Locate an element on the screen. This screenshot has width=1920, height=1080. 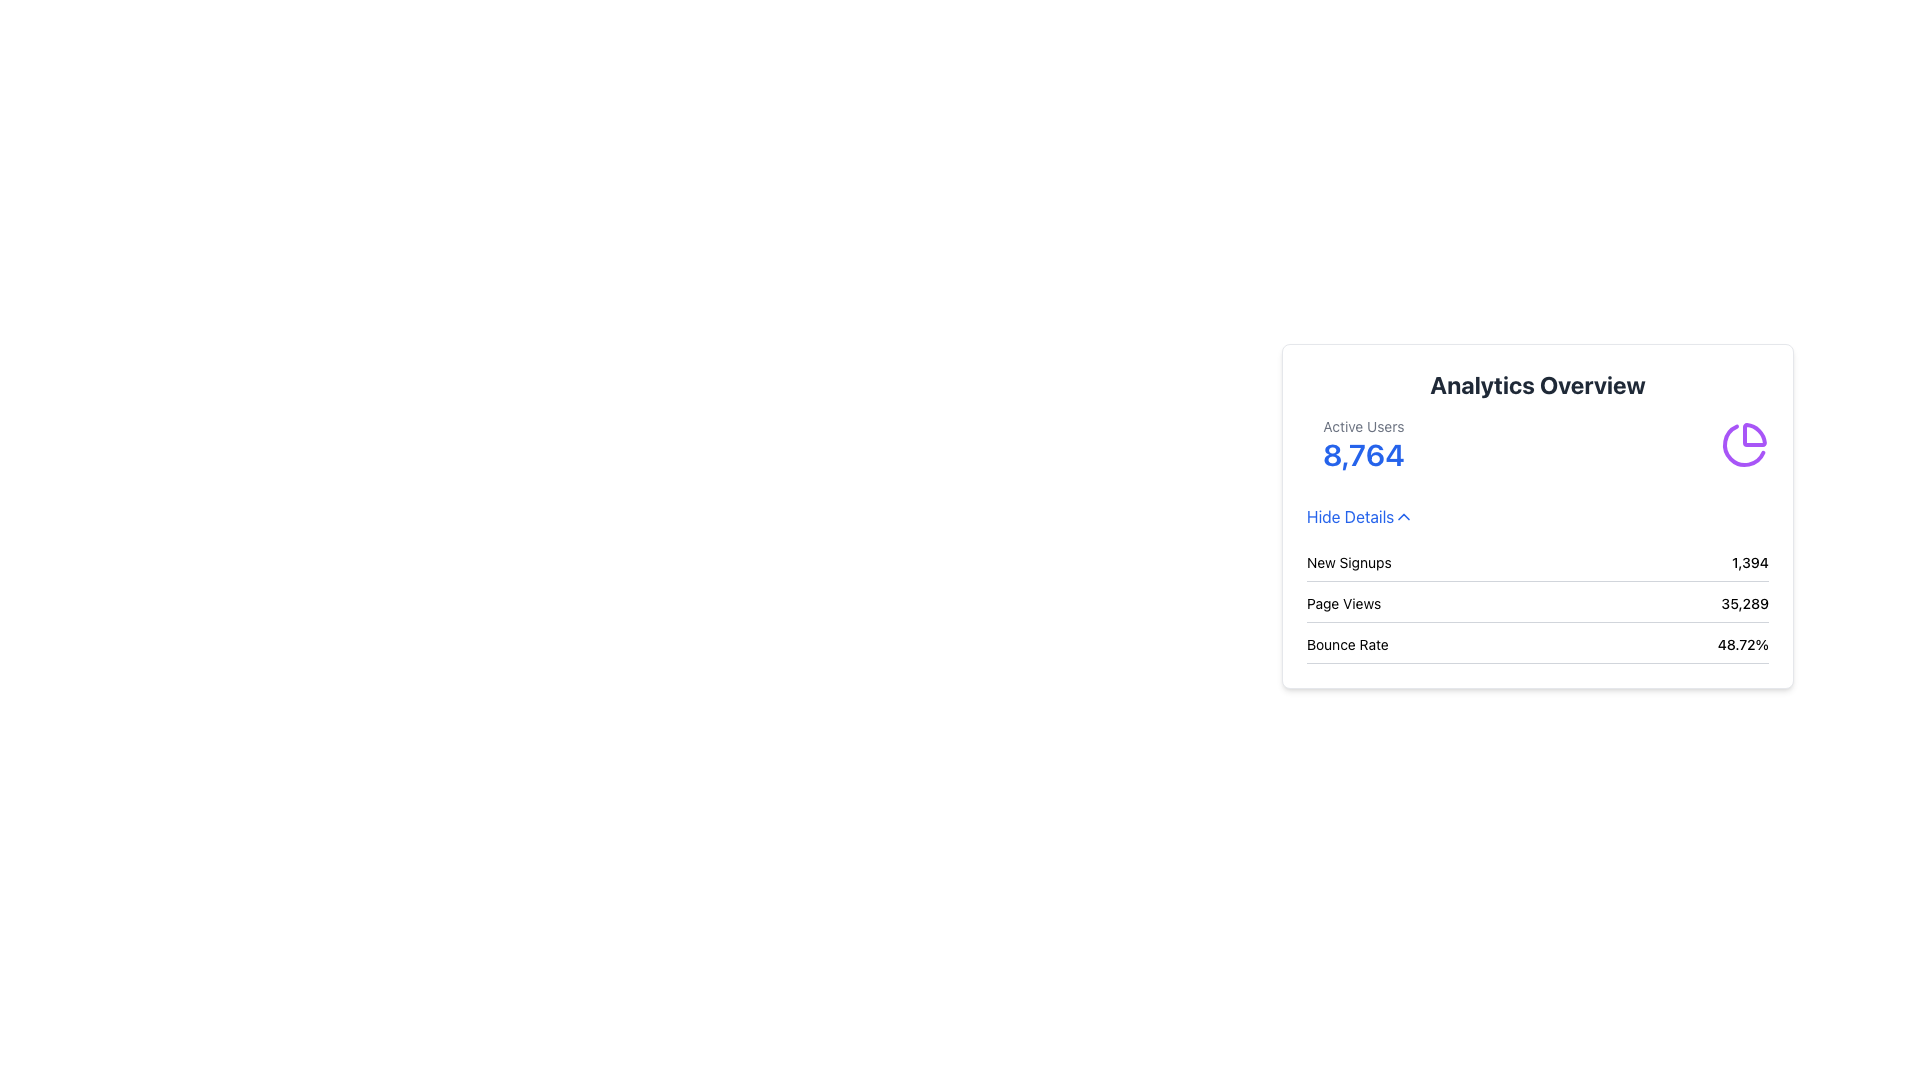
the text display showing the number '35,289' located to the right of the label 'Page Views' in the analytics overview card is located at coordinates (1744, 603).